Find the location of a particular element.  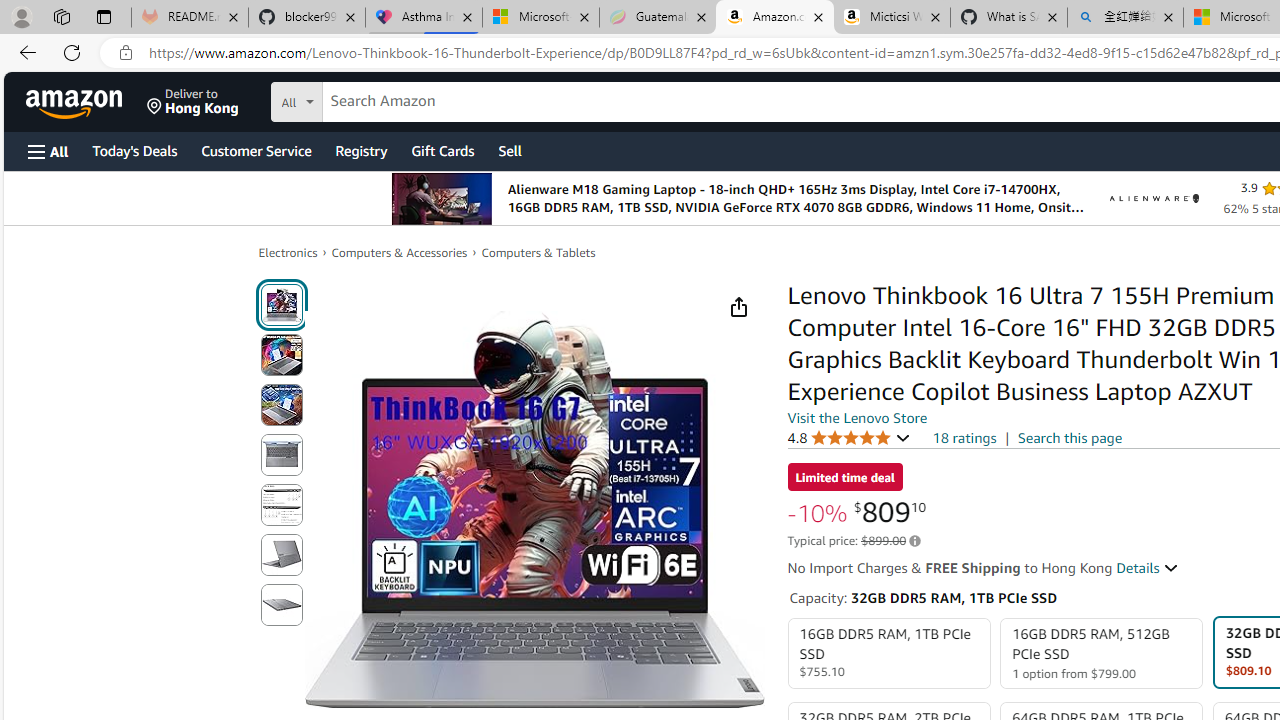

'18 ratings' is located at coordinates (964, 437).